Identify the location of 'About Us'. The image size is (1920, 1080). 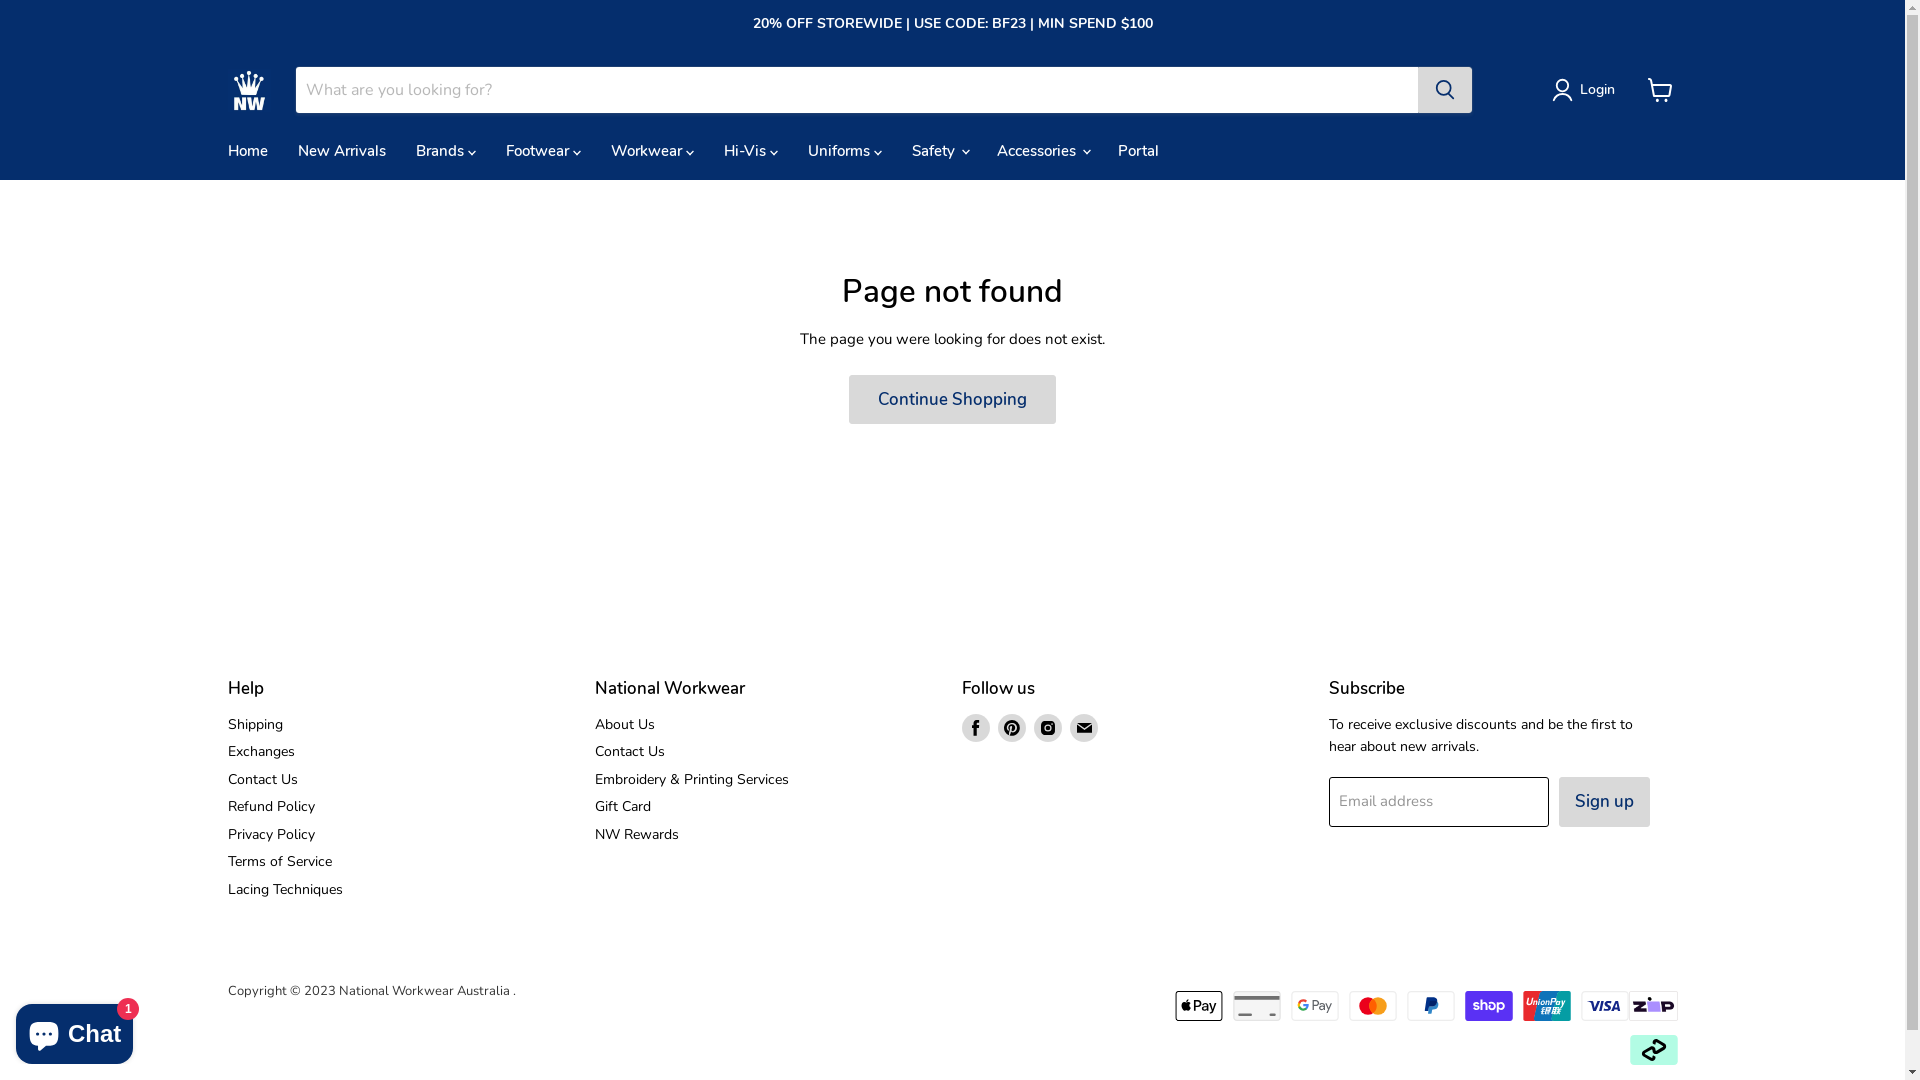
(594, 724).